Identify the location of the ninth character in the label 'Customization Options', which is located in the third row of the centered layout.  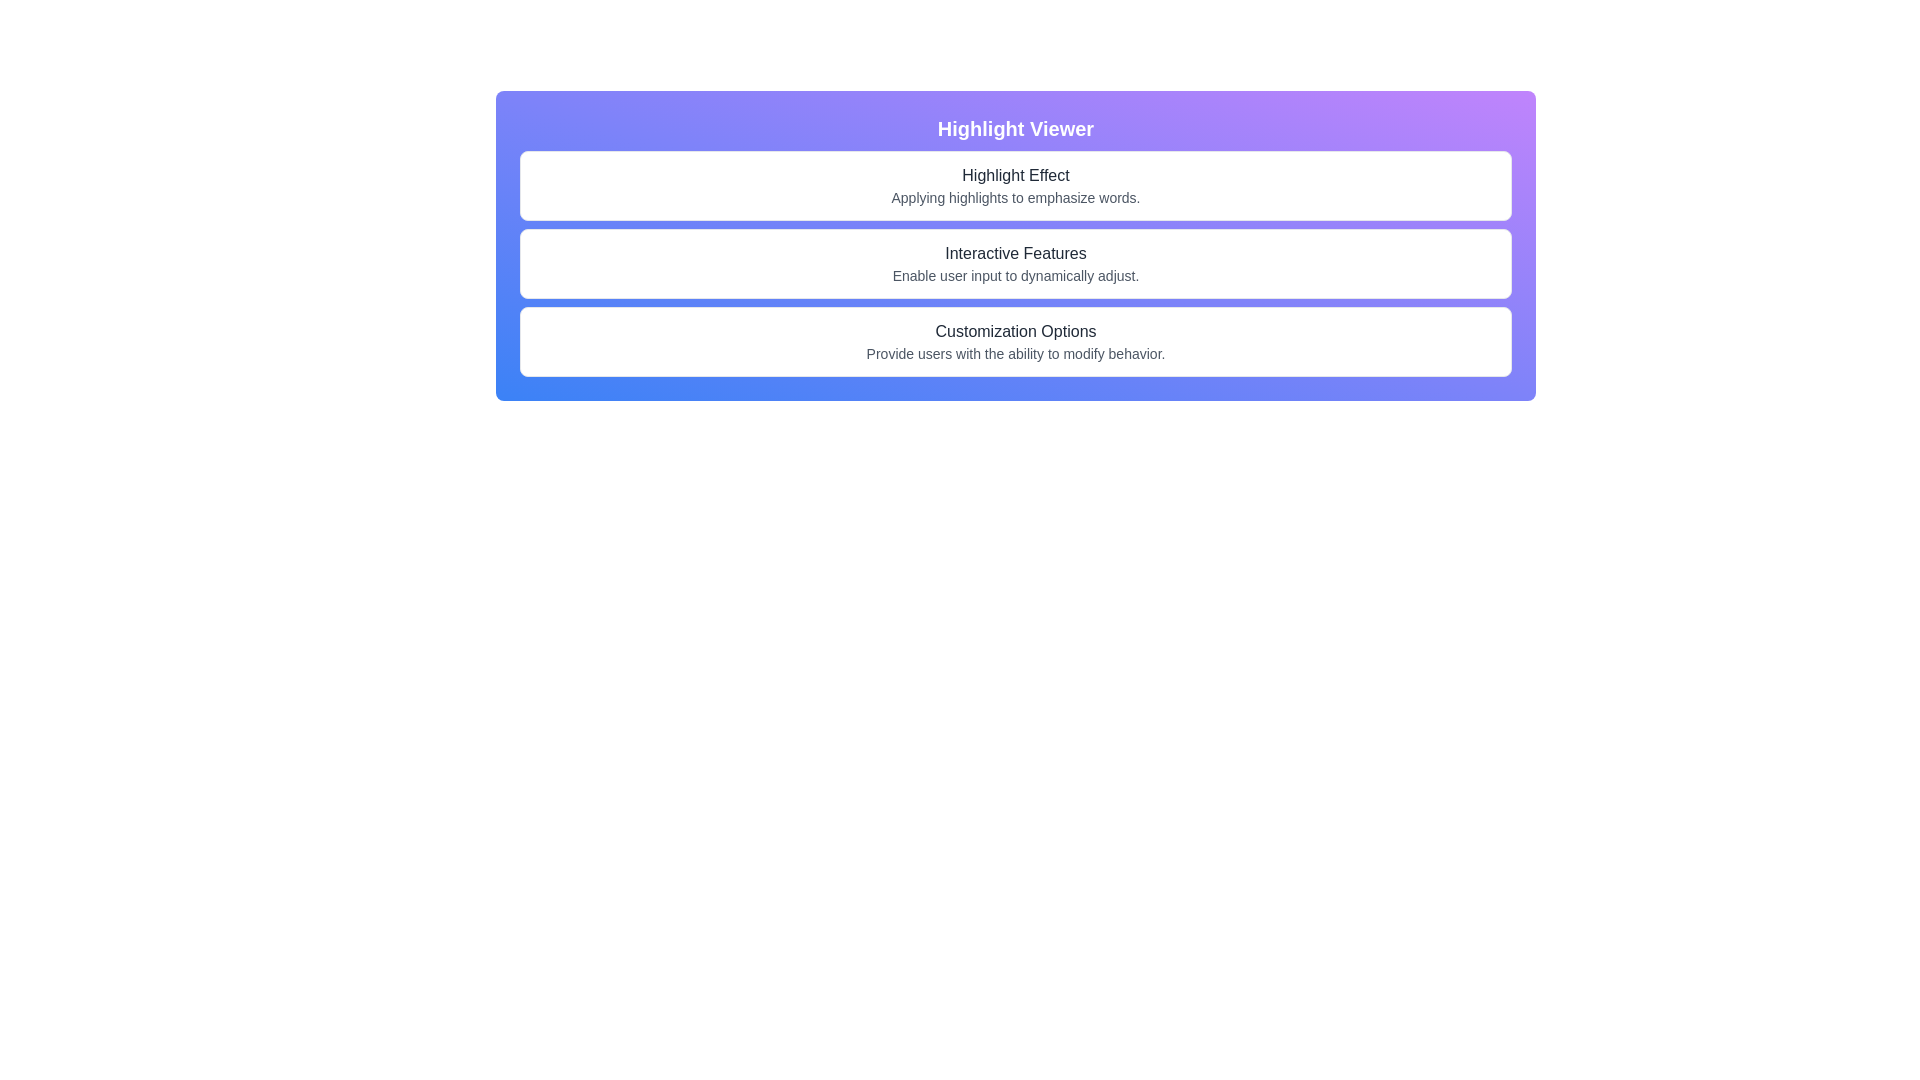
(1006, 330).